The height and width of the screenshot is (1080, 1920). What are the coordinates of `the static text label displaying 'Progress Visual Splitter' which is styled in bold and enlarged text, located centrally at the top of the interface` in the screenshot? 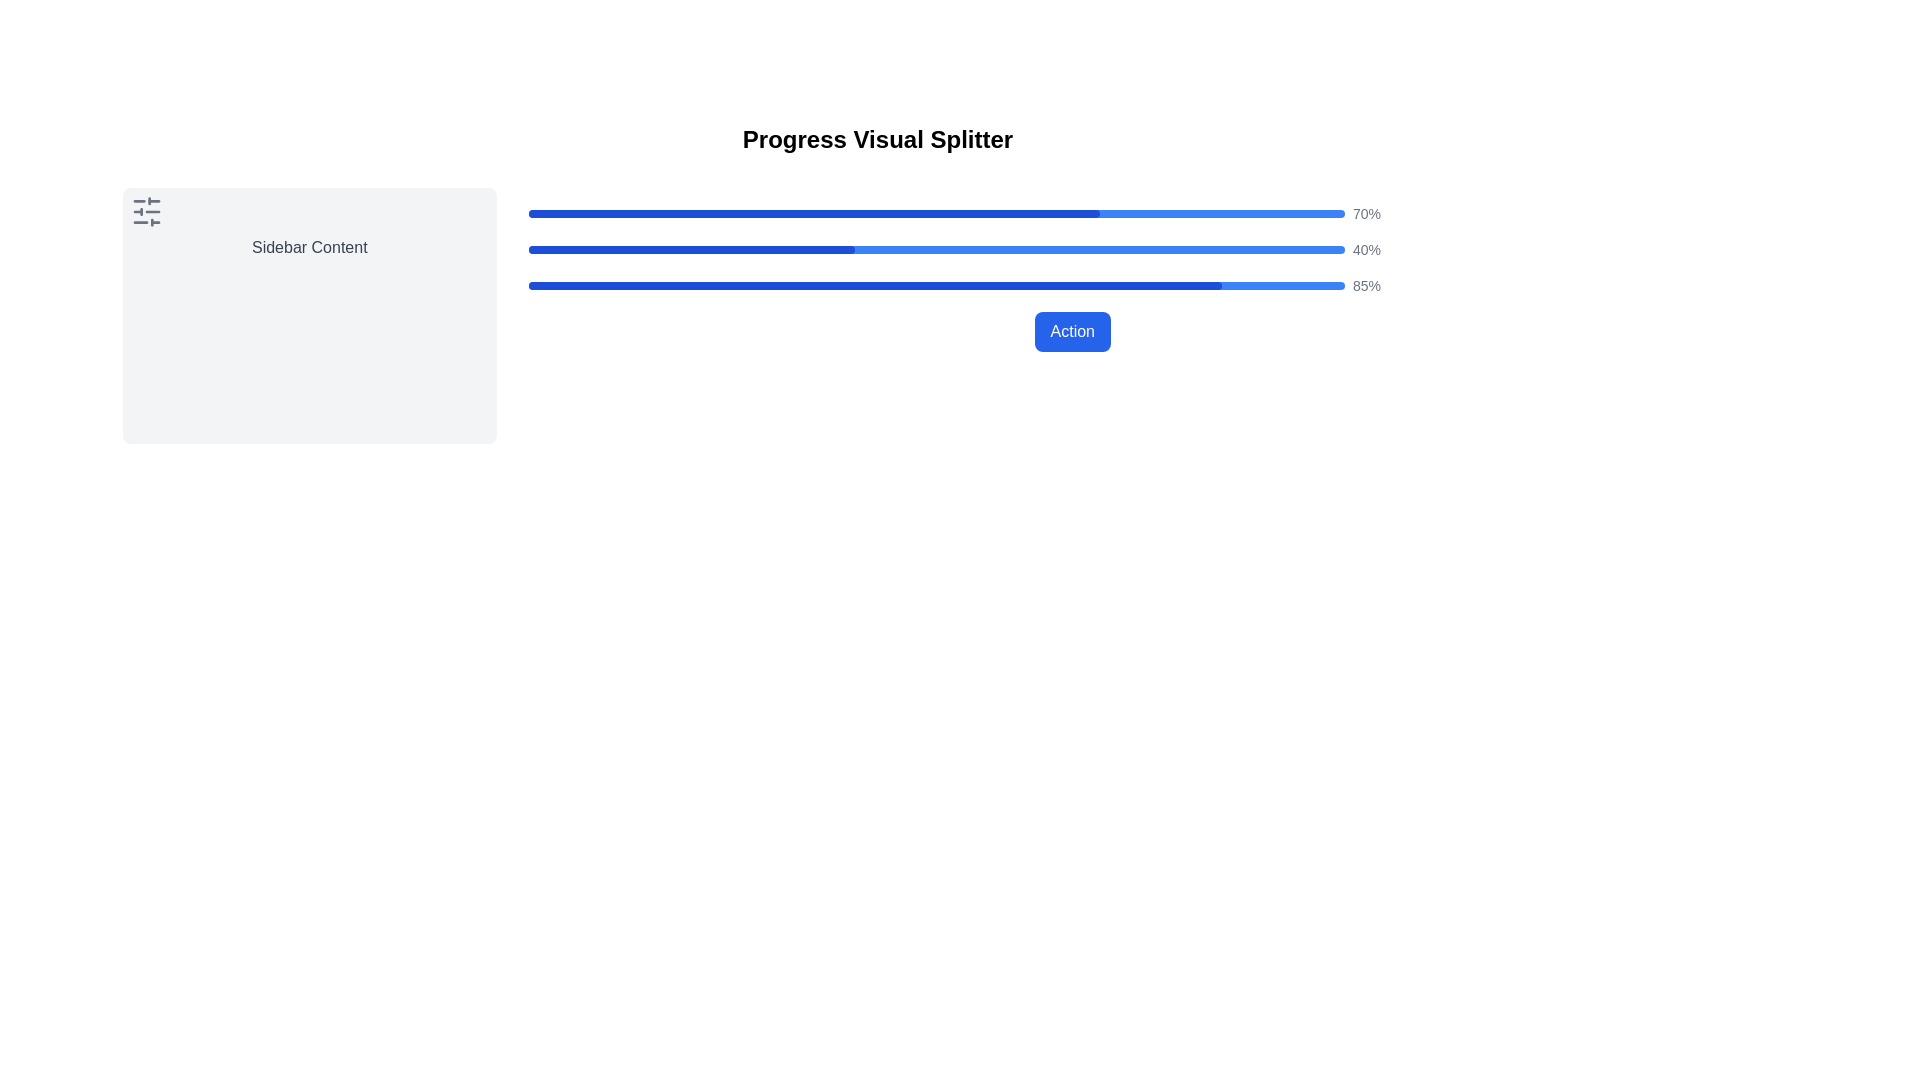 It's located at (878, 138).